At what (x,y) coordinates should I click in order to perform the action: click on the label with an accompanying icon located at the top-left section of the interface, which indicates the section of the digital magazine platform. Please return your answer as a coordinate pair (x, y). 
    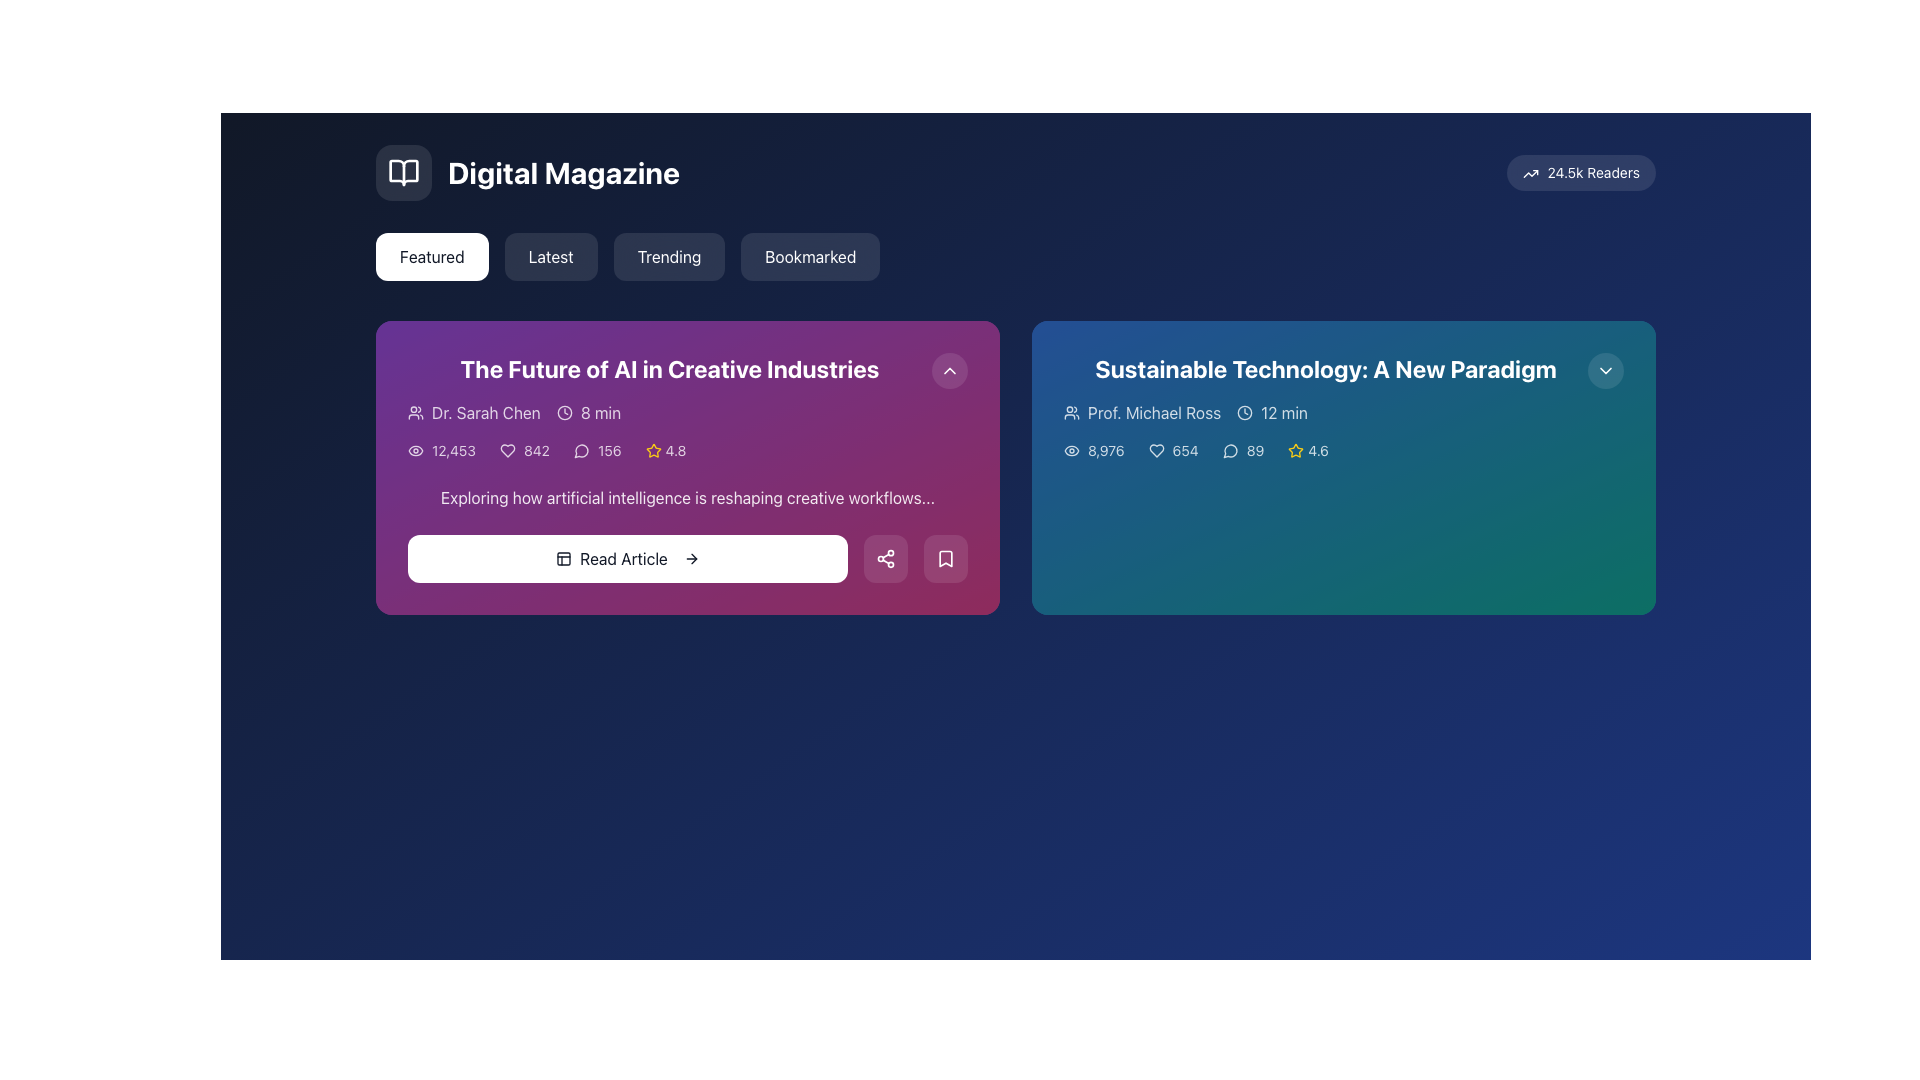
    Looking at the image, I should click on (528, 172).